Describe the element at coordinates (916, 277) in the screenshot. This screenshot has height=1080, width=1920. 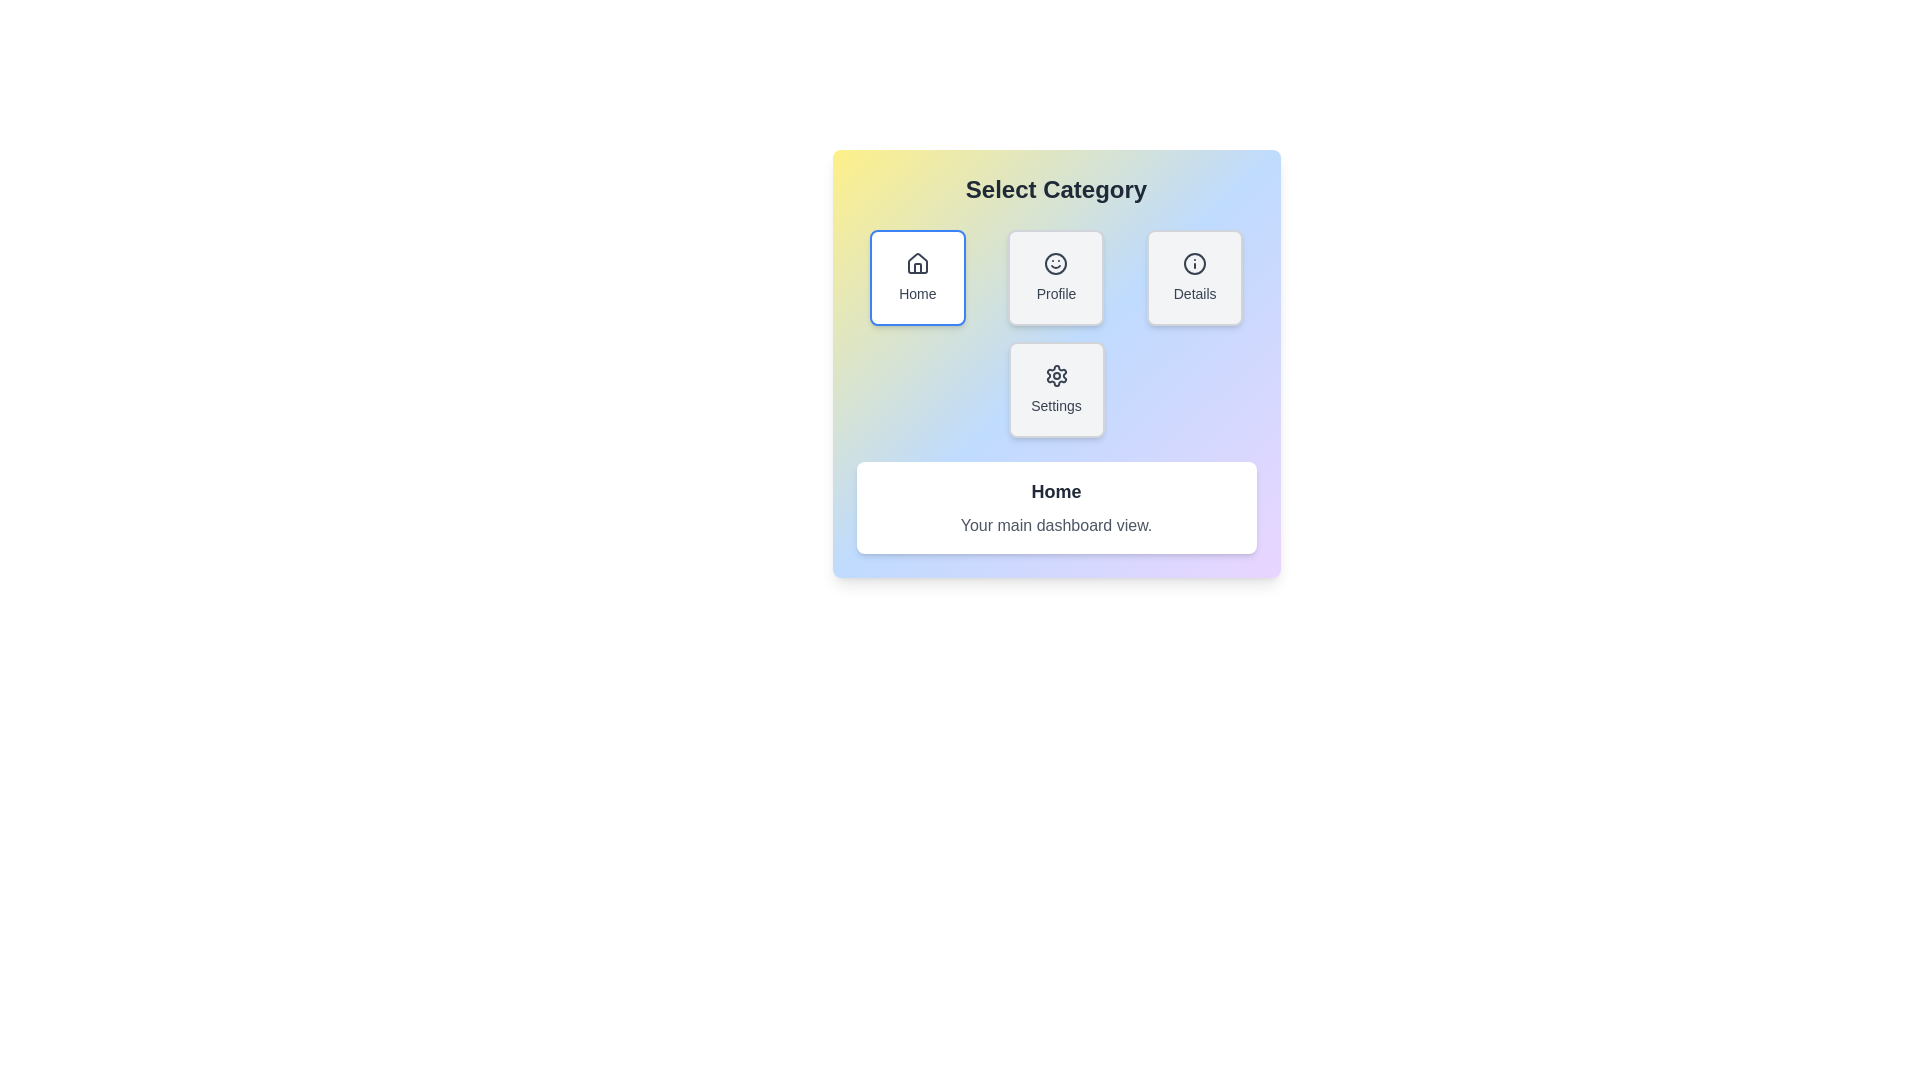
I see `the 'Home' navigation button located in the top-left corner of the 'Select Category' section to observe a visual scaling effect` at that location.